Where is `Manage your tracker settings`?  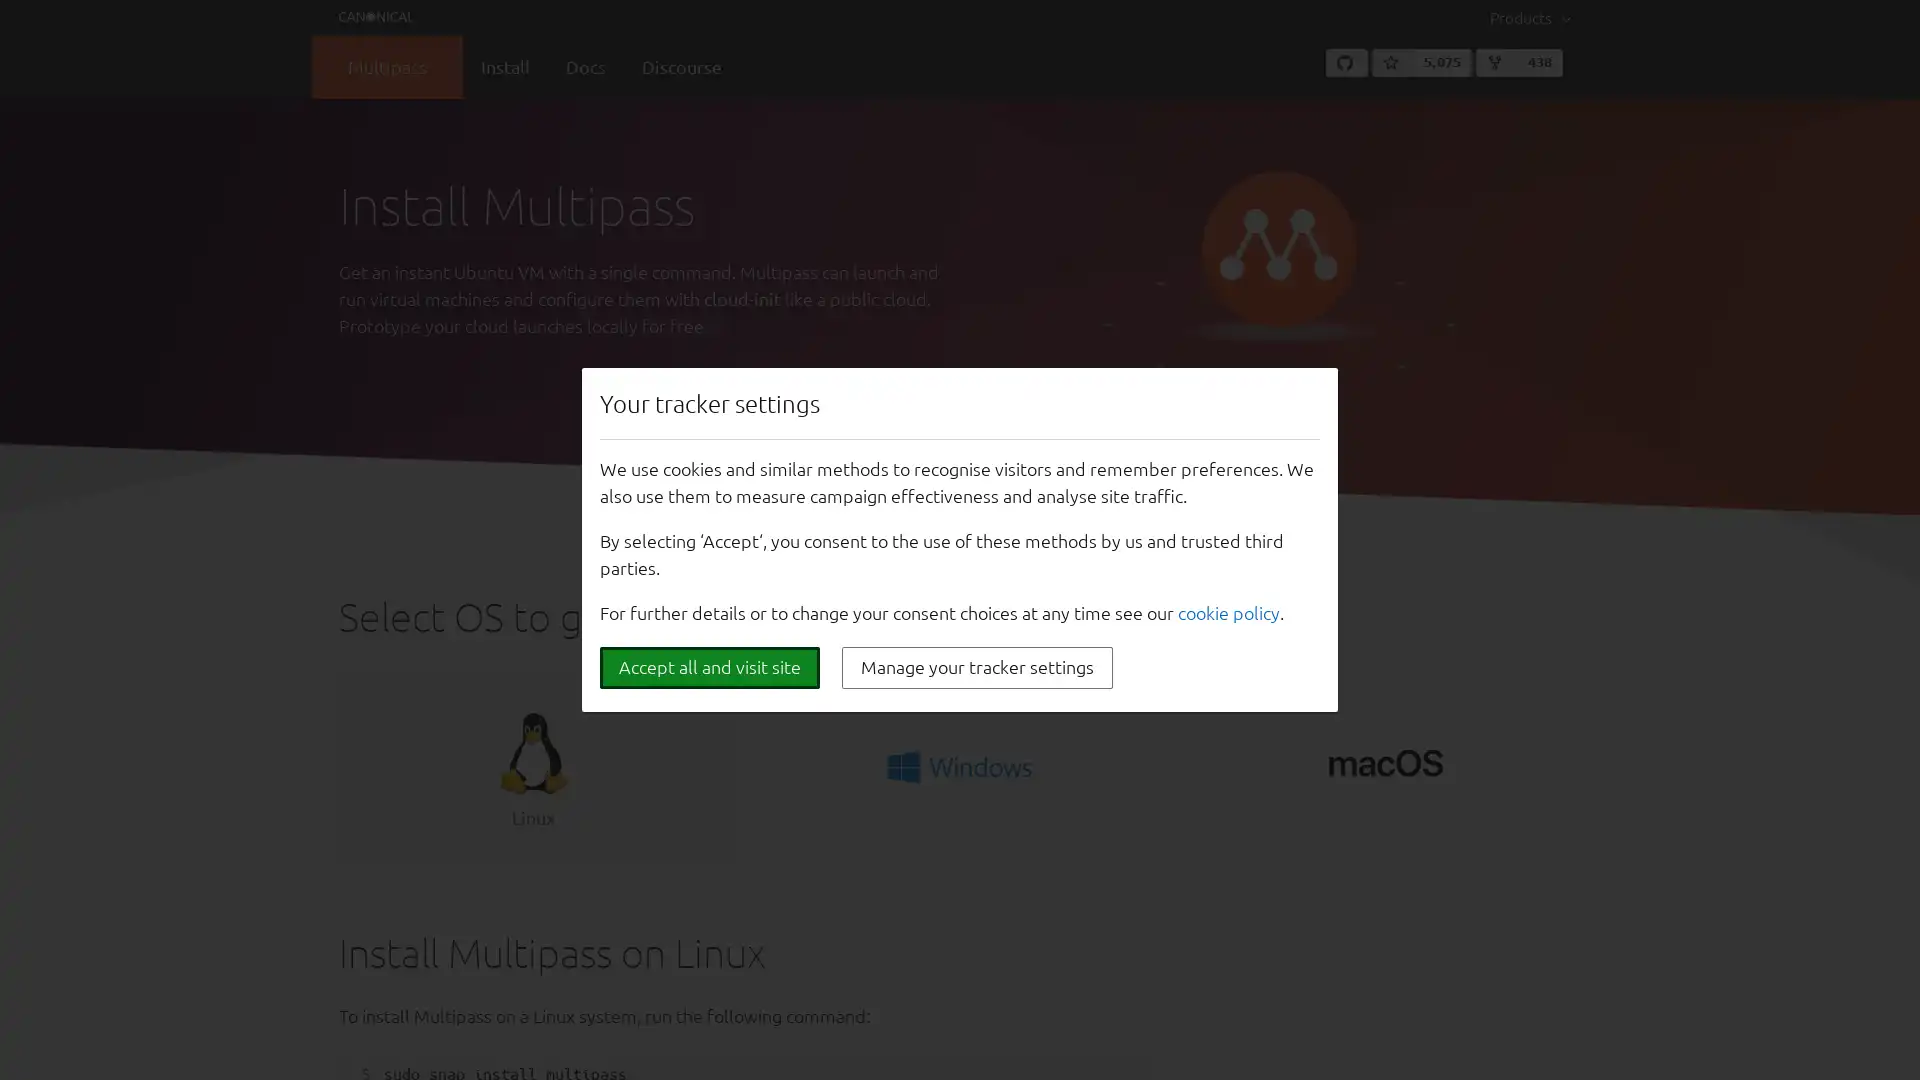 Manage your tracker settings is located at coordinates (977, 667).